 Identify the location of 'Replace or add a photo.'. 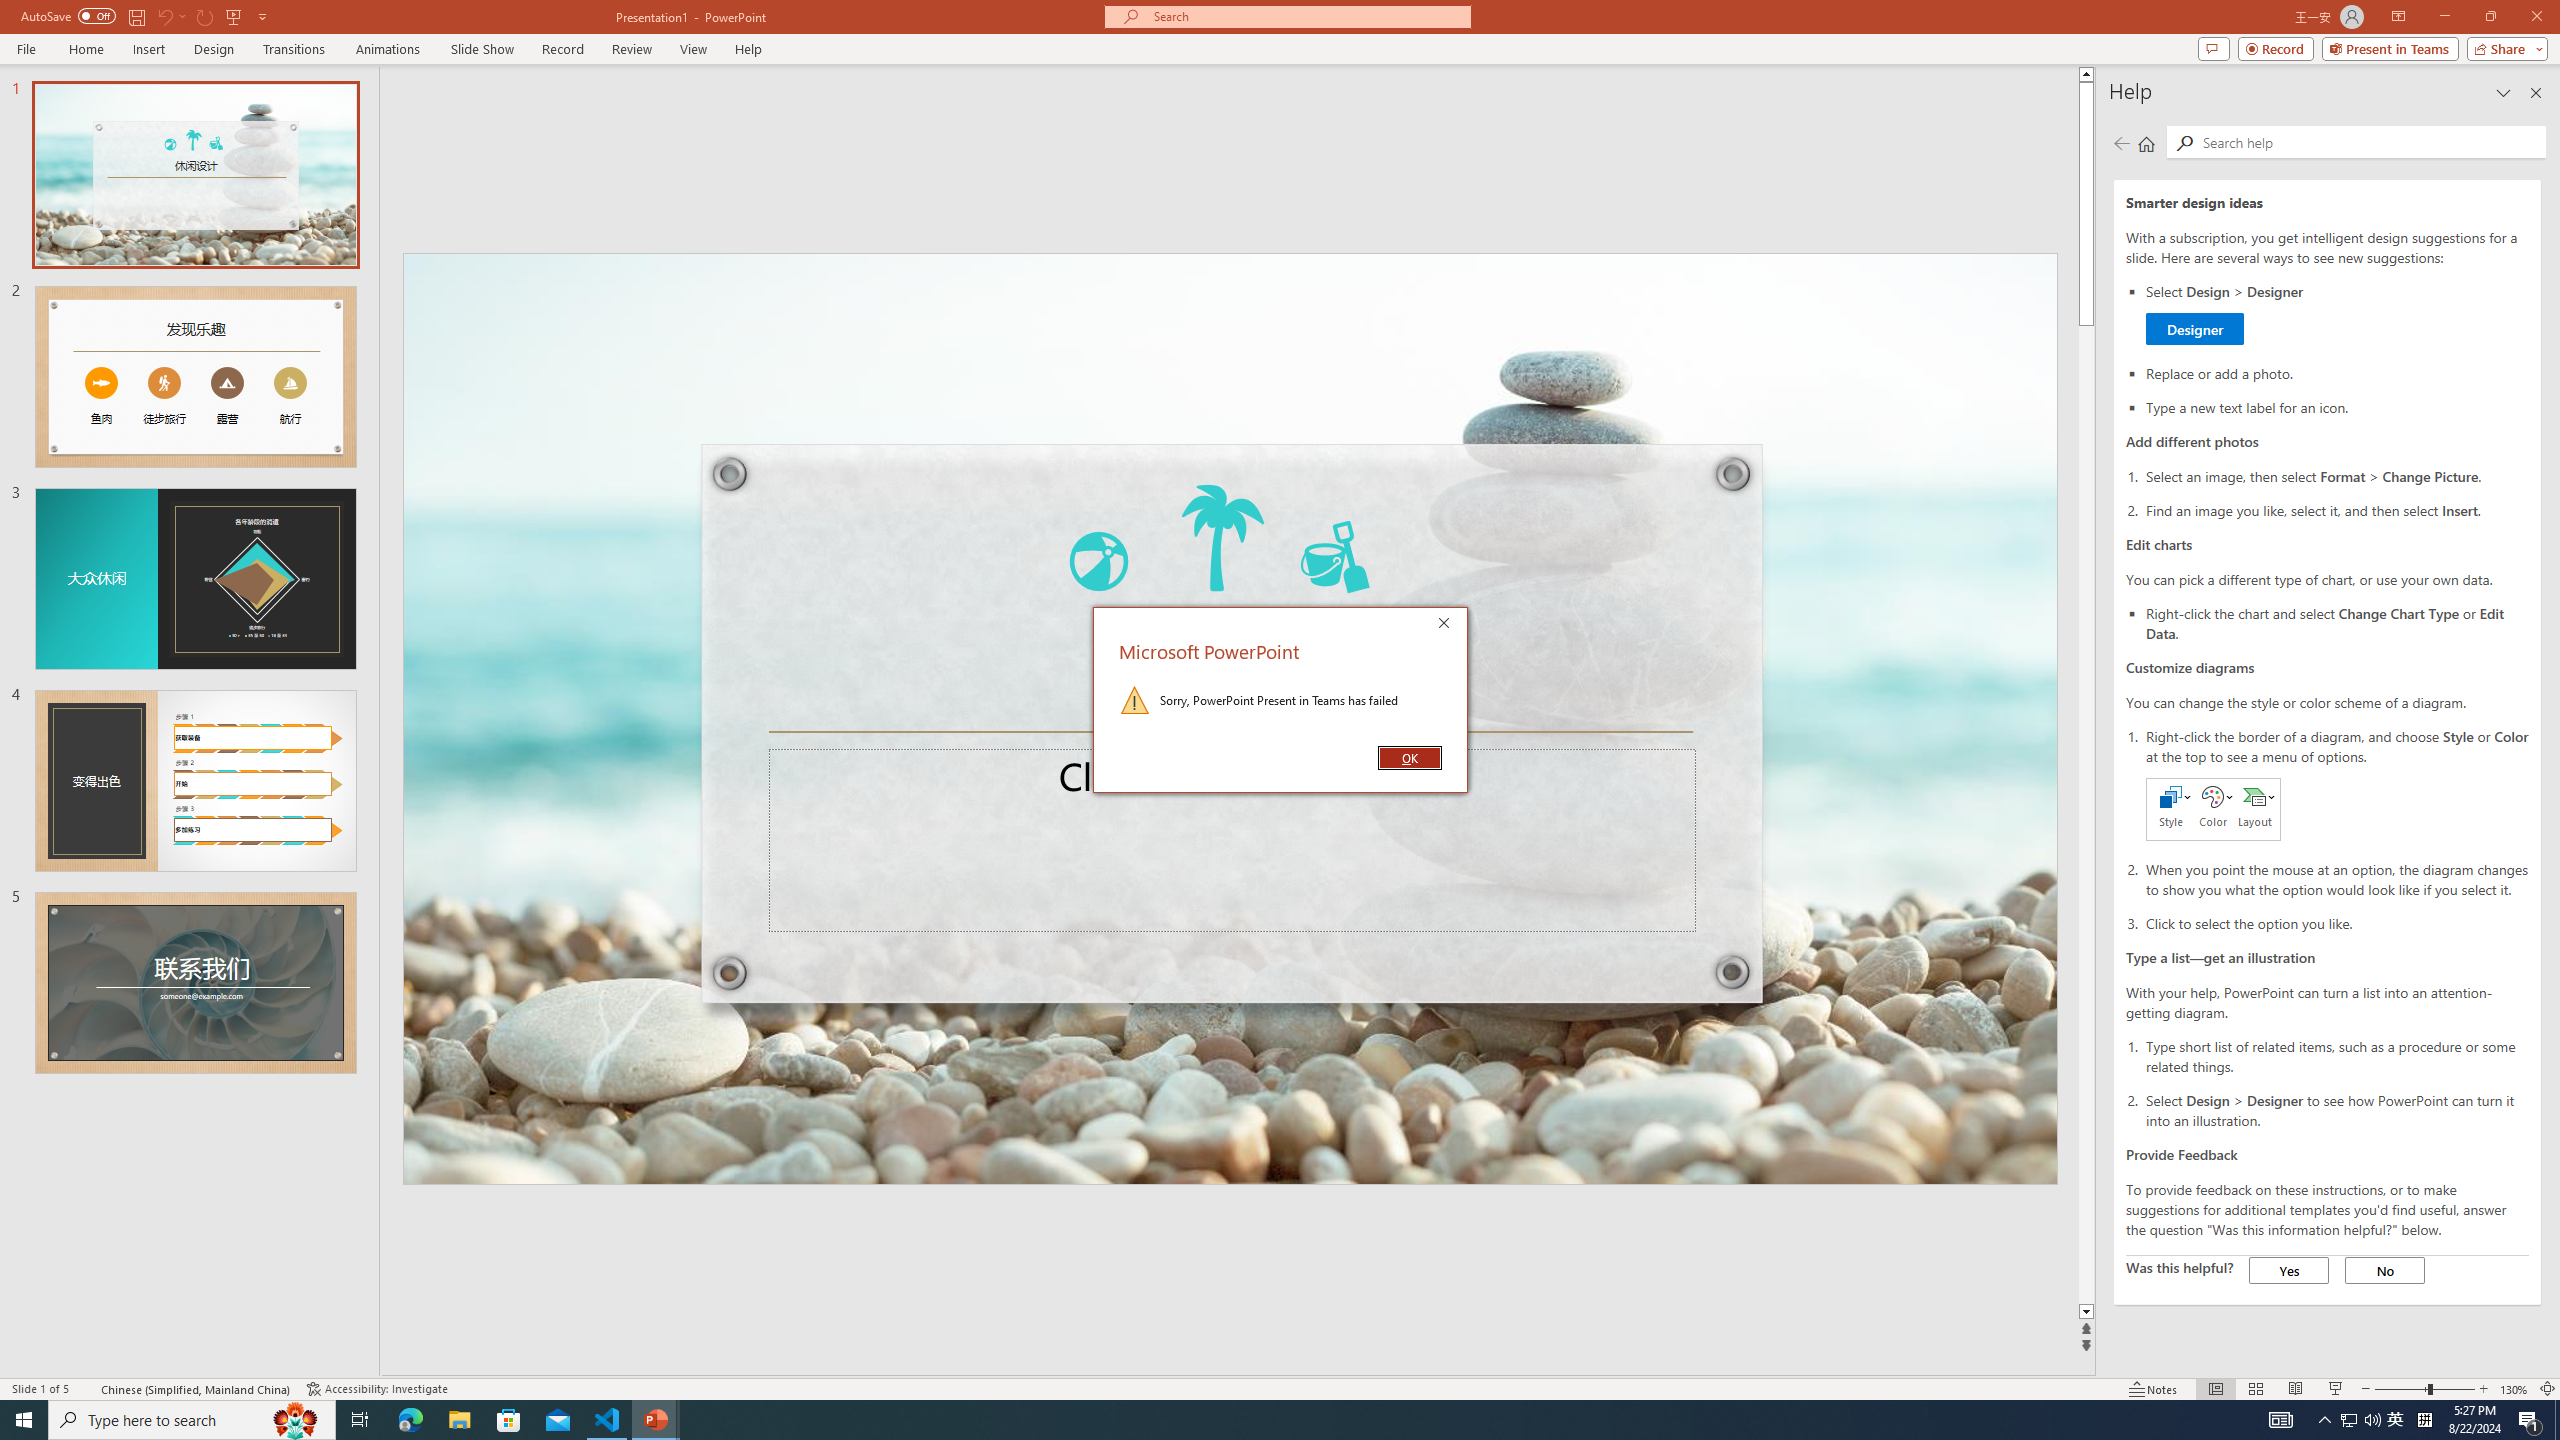
(2336, 371).